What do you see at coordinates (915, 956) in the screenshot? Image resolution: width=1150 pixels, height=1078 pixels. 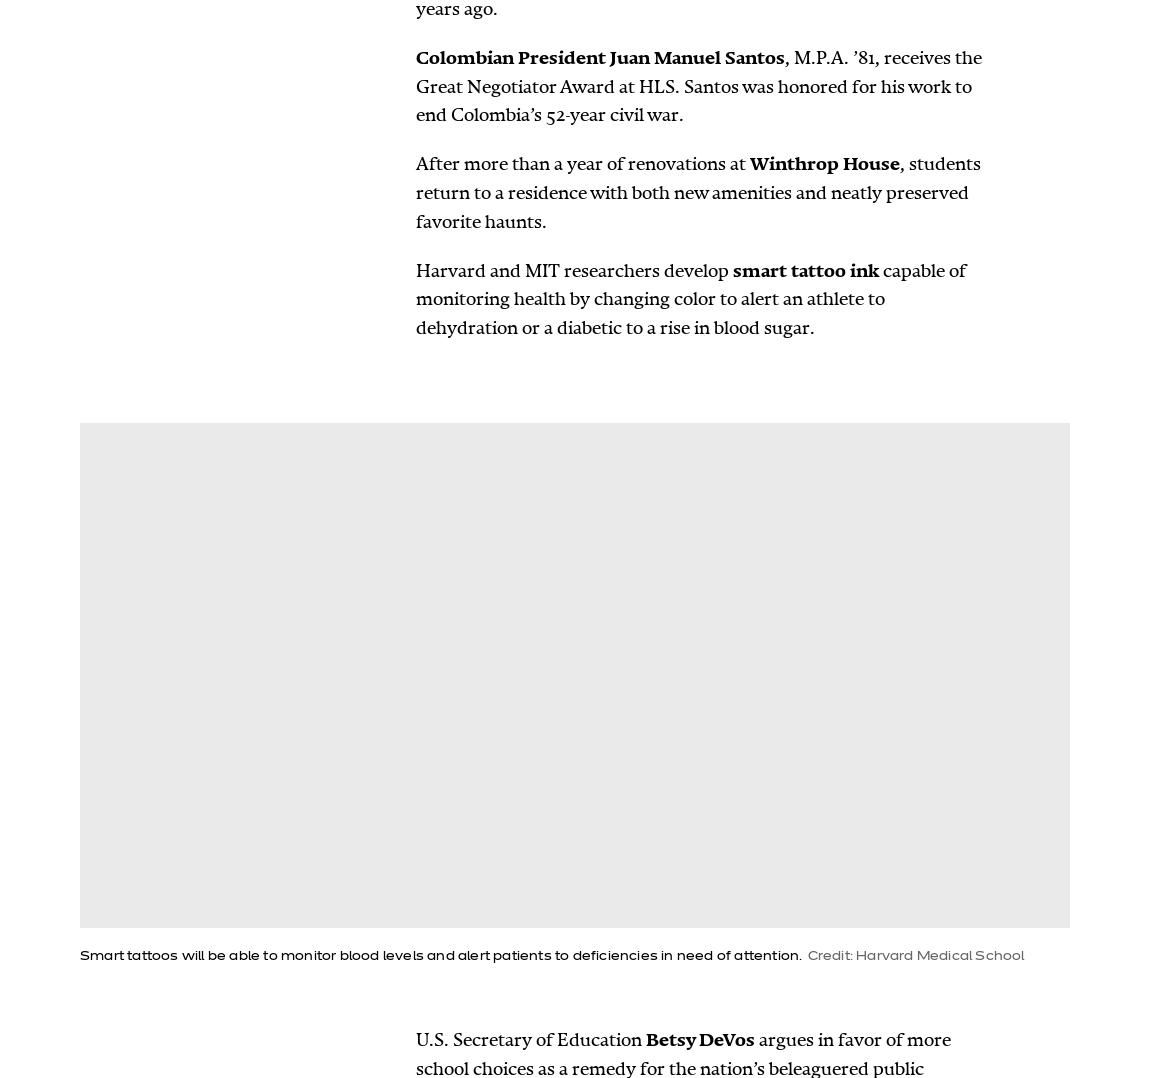 I see `'Credit: Harvard Medical School'` at bounding box center [915, 956].